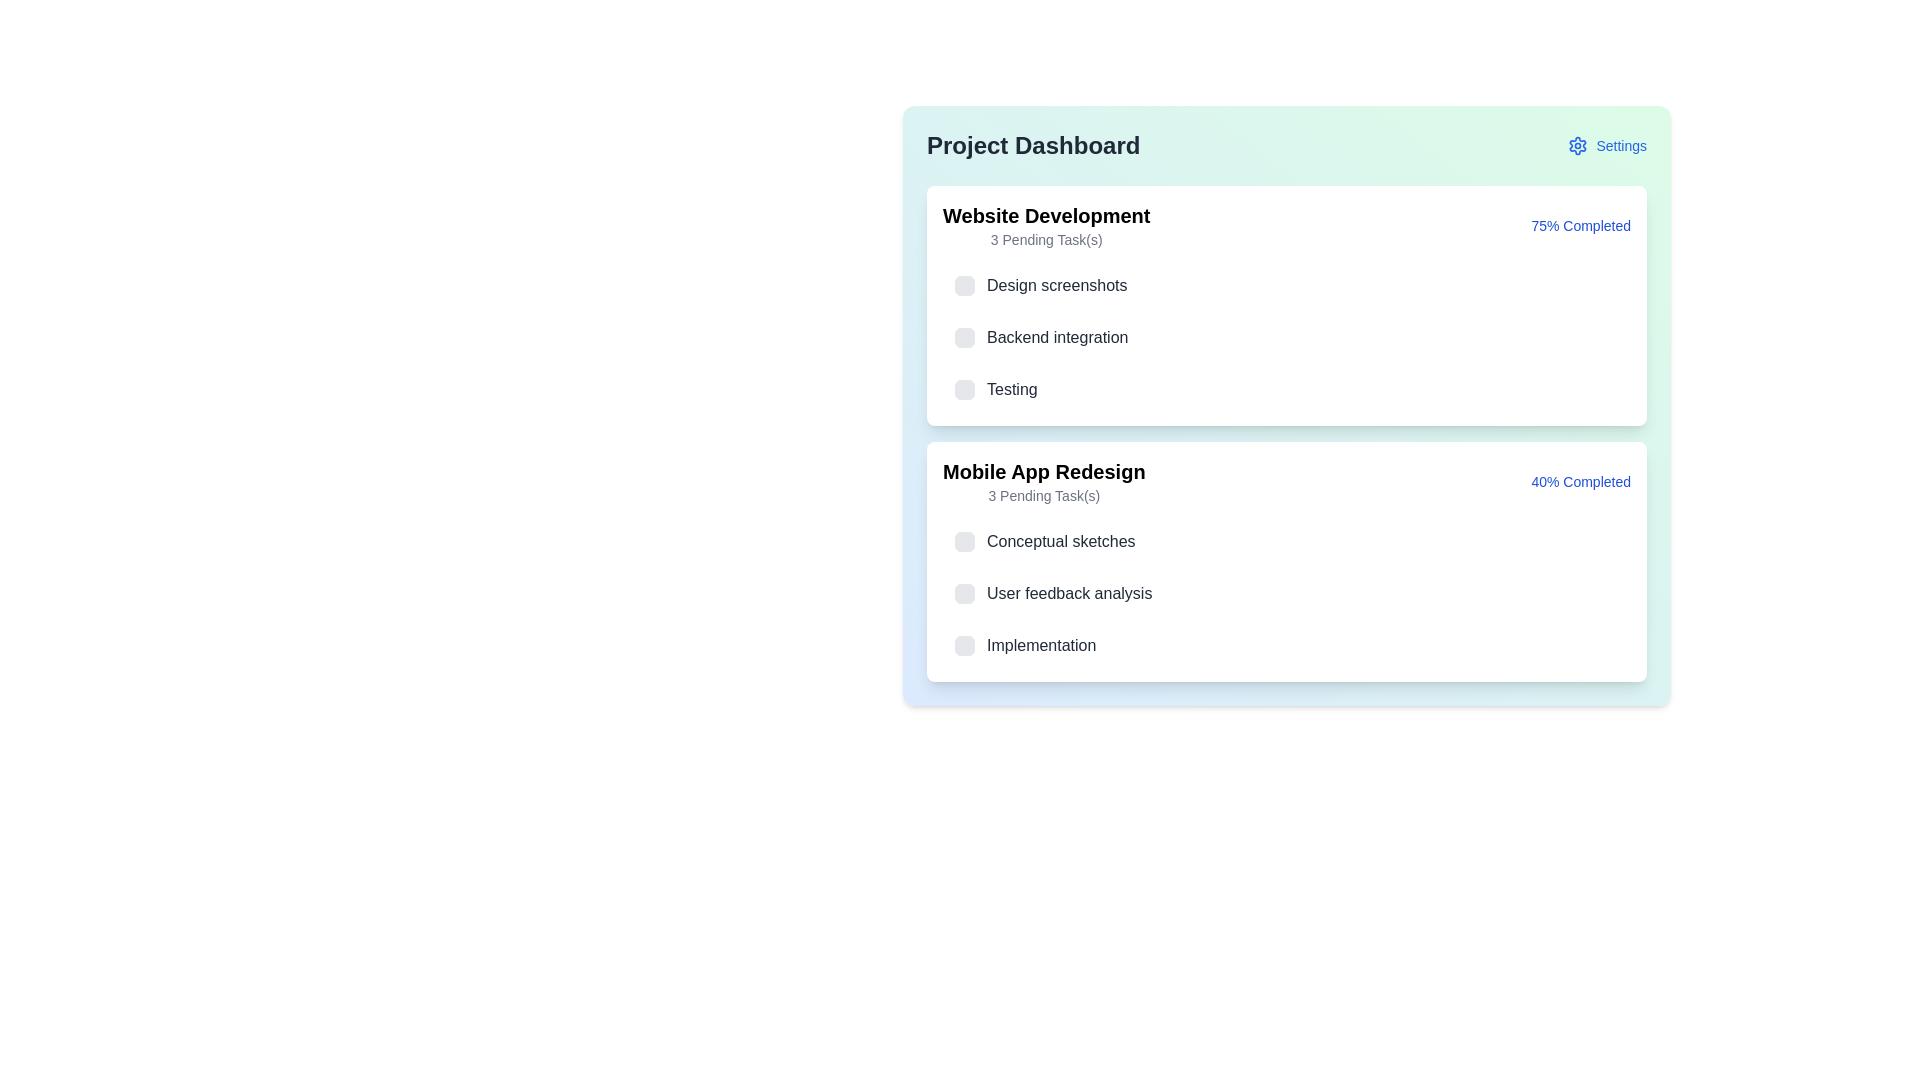 The image size is (1920, 1080). Describe the element at coordinates (964, 337) in the screenshot. I see `the checkbox for 'Backend integration' in the 'Website Development' section of the Project Dashboard` at that location.